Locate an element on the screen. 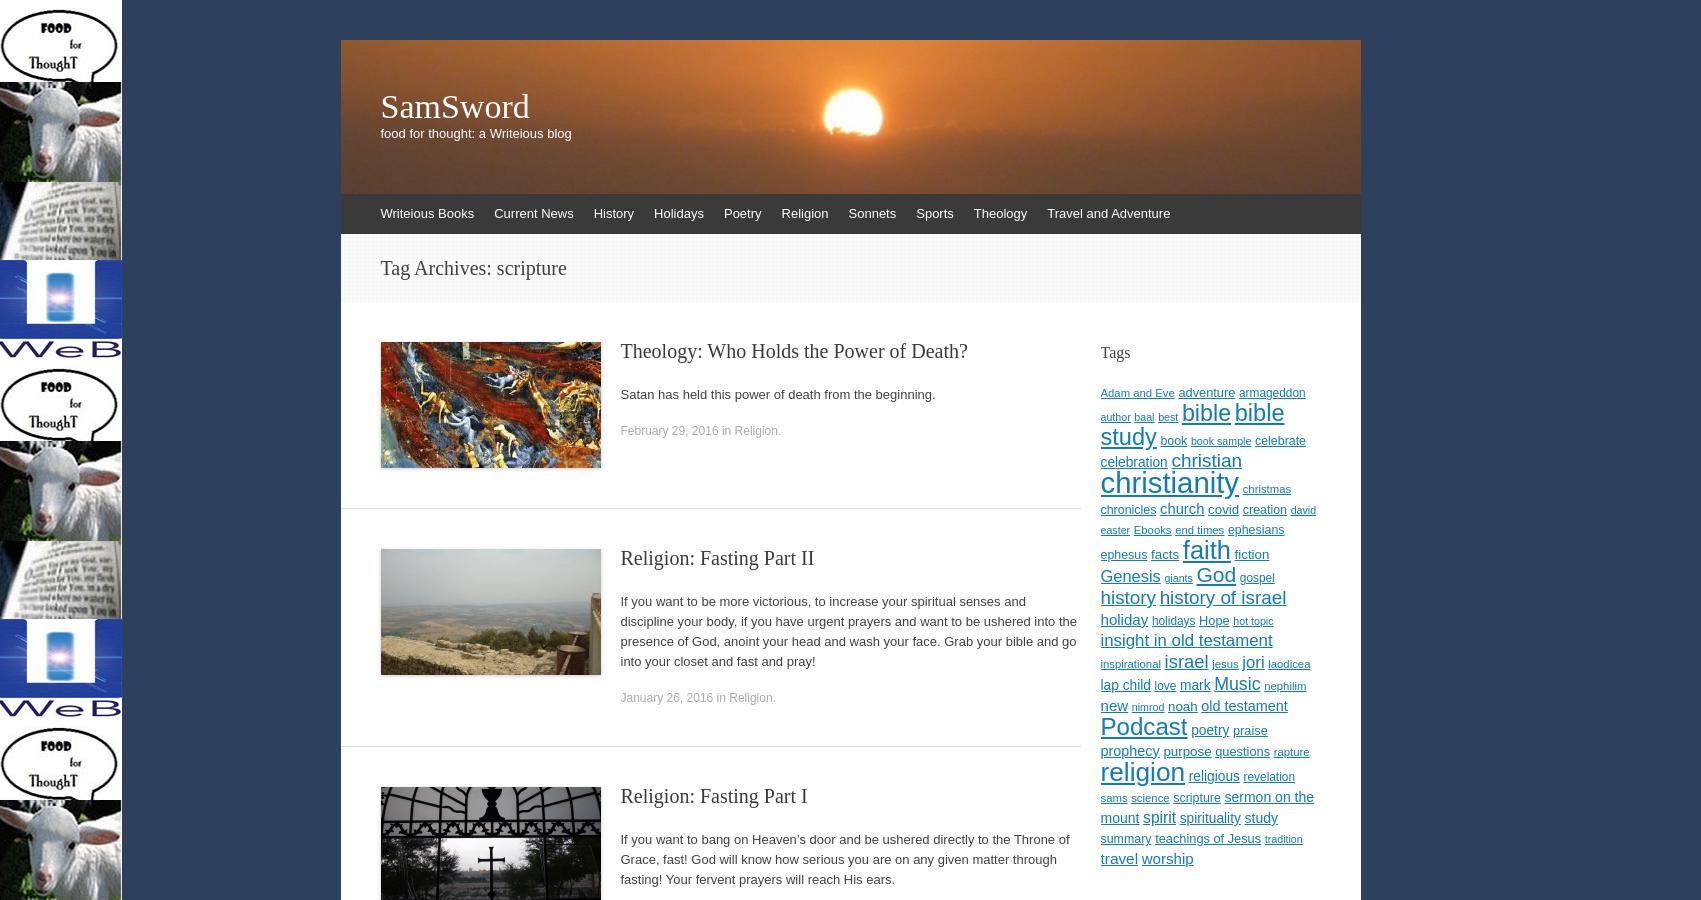  'armageddon' is located at coordinates (1271, 393).